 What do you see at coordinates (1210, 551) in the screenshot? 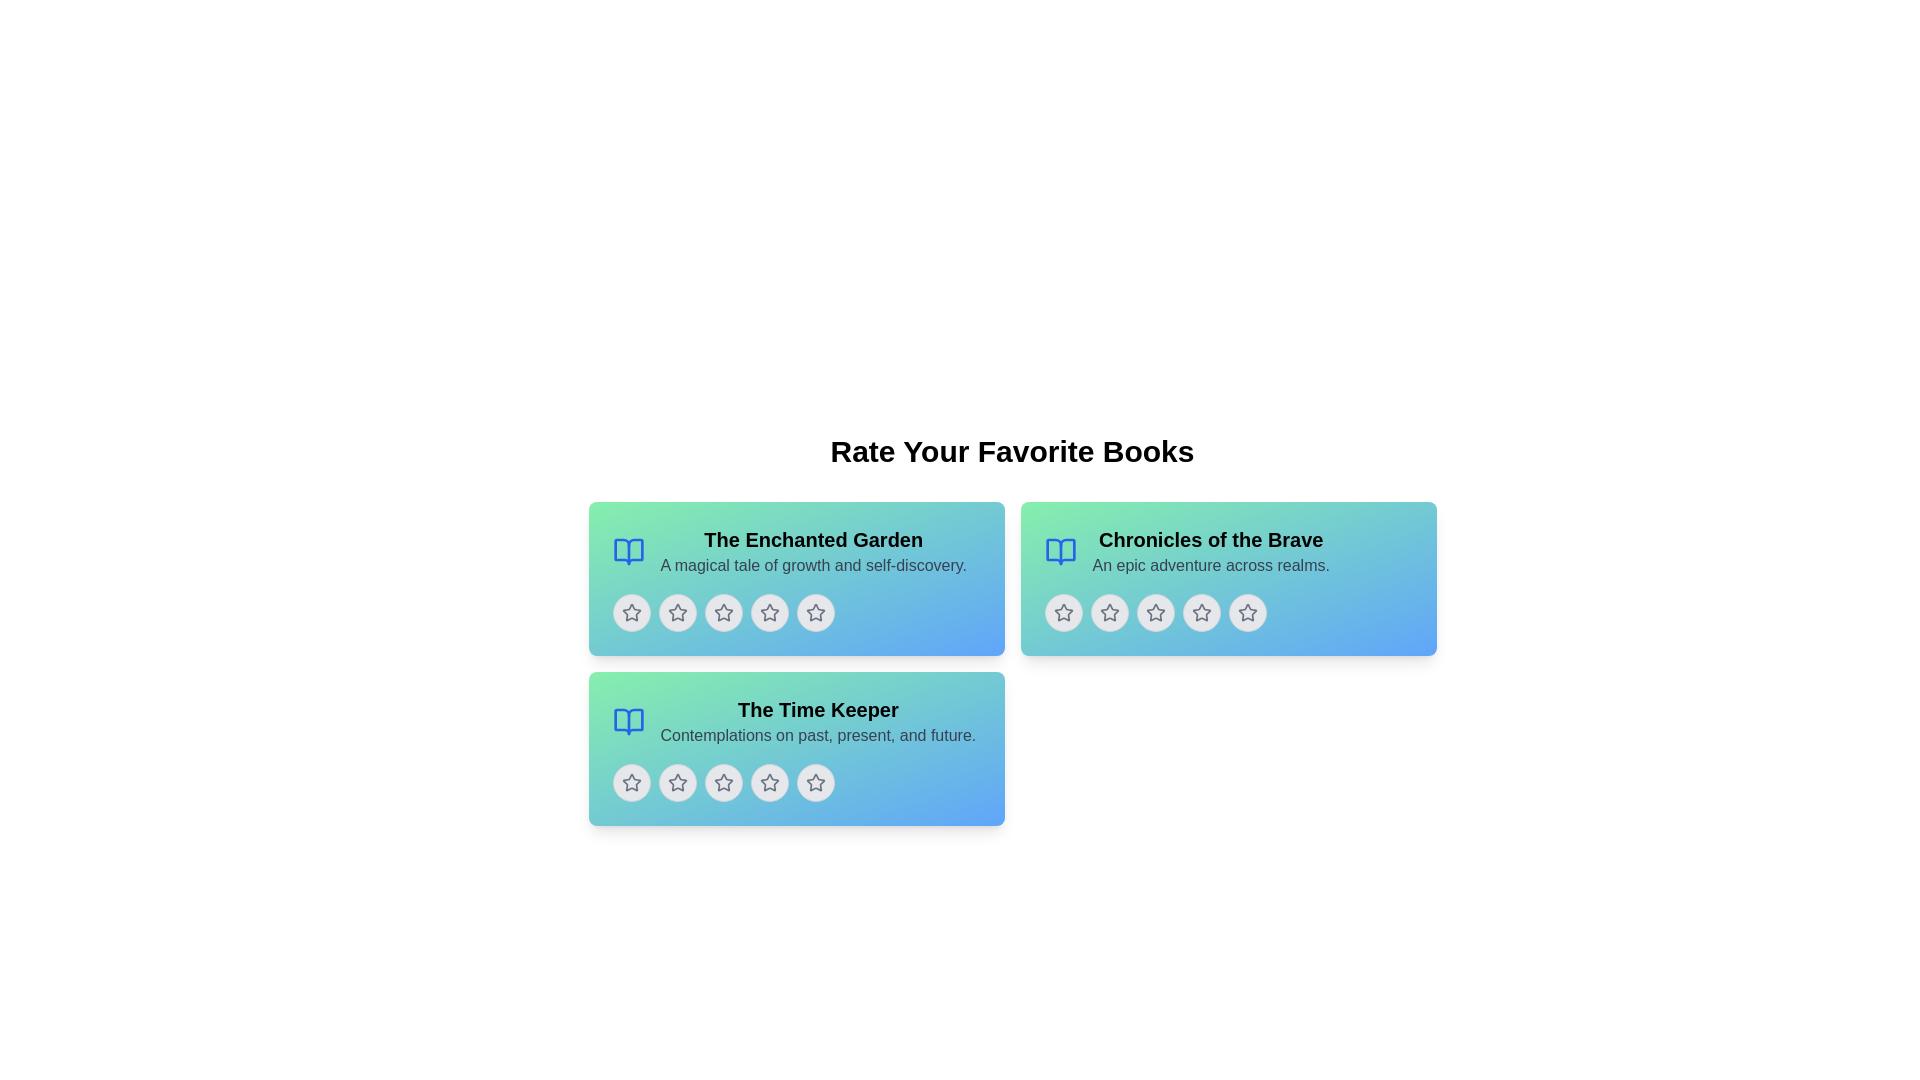
I see `the Text Block containing the title 'Chronicles of the Brave' and subtitle 'An epic adventure across realms.' located in the top right card of the three-card layout` at bounding box center [1210, 551].